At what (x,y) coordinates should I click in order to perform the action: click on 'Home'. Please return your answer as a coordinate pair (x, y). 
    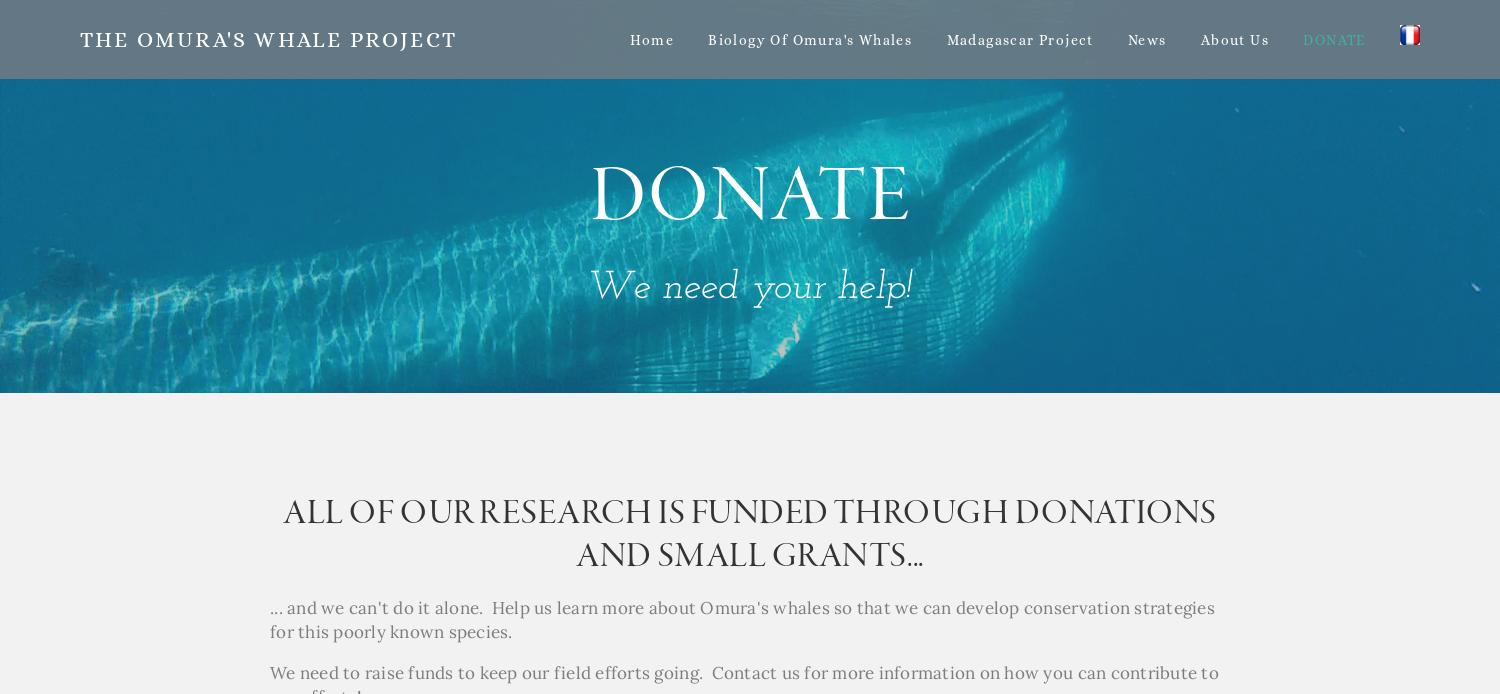
    Looking at the image, I should click on (651, 39).